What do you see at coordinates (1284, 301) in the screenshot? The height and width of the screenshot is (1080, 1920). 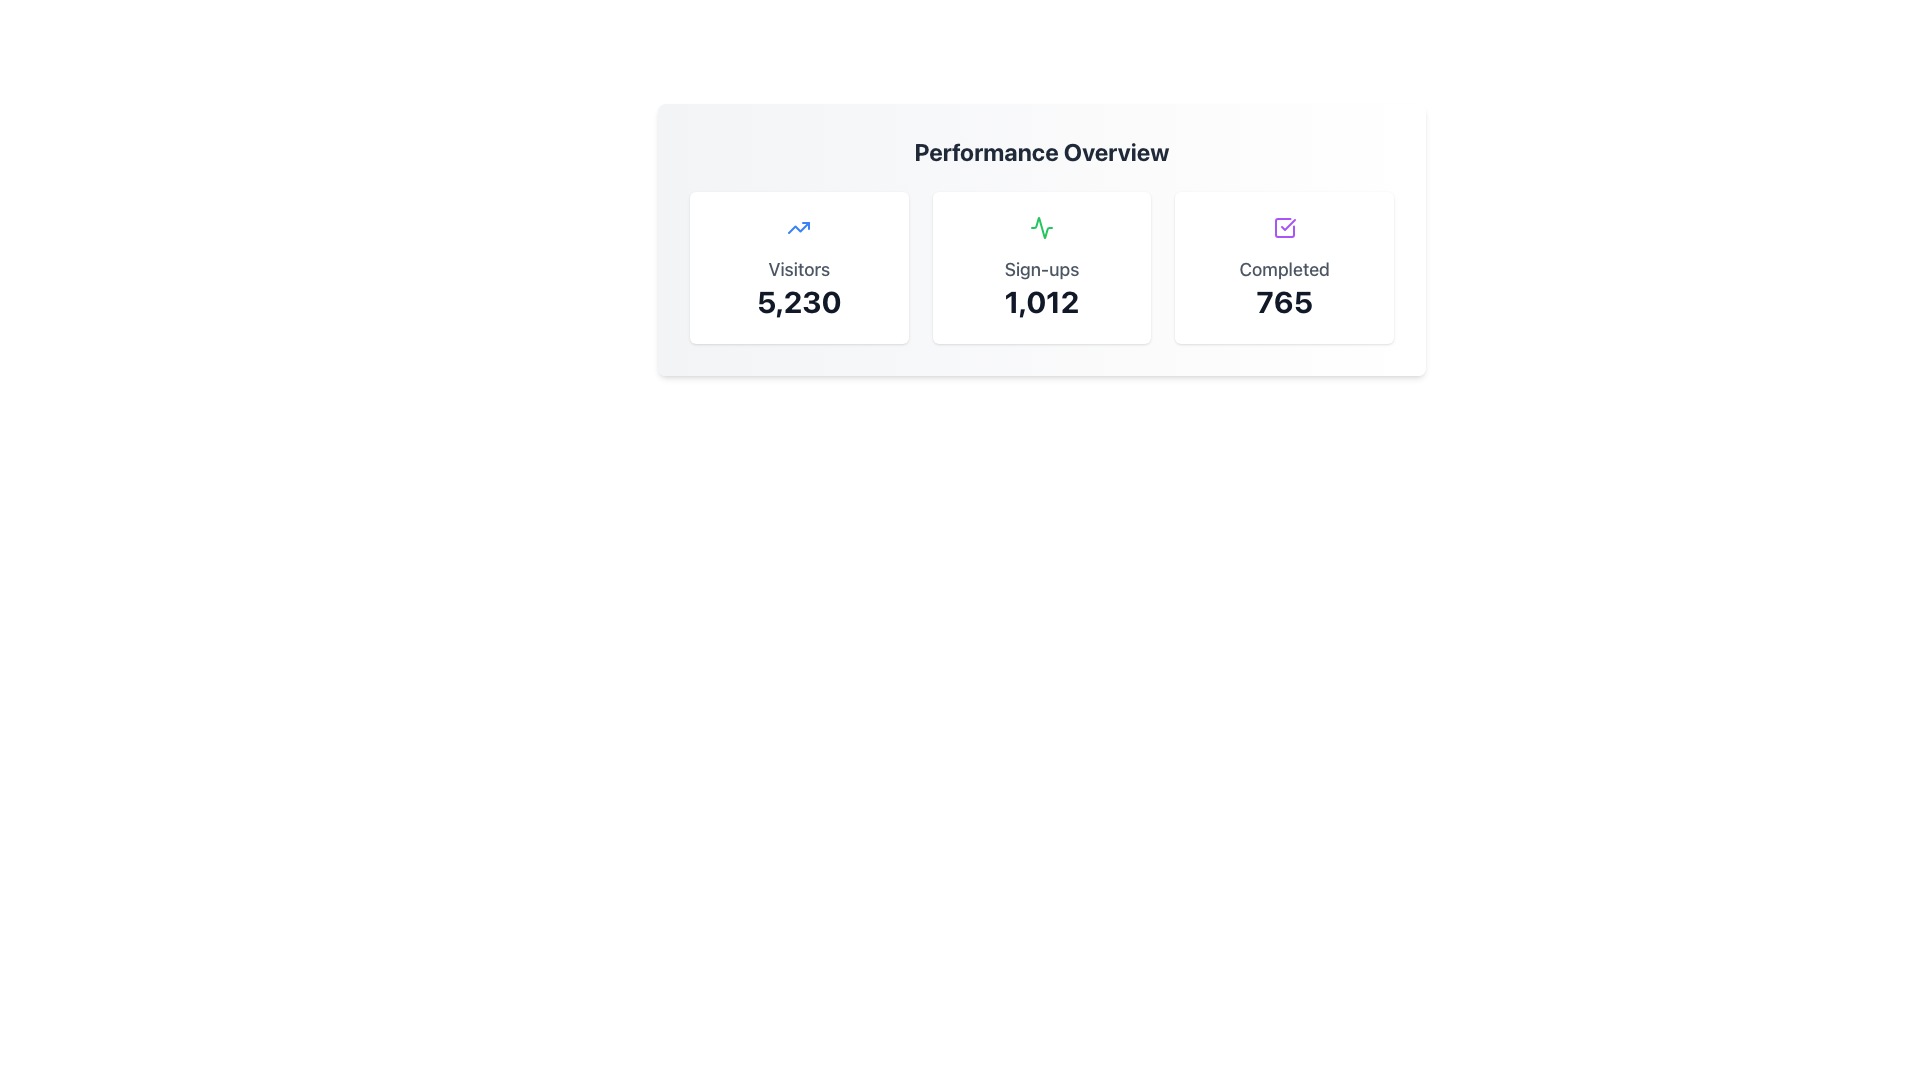 I see `the bold numeric label '765' in dark gray text, which is located in the 'Completed' section of a card-like component within a performance dashboard` at bounding box center [1284, 301].